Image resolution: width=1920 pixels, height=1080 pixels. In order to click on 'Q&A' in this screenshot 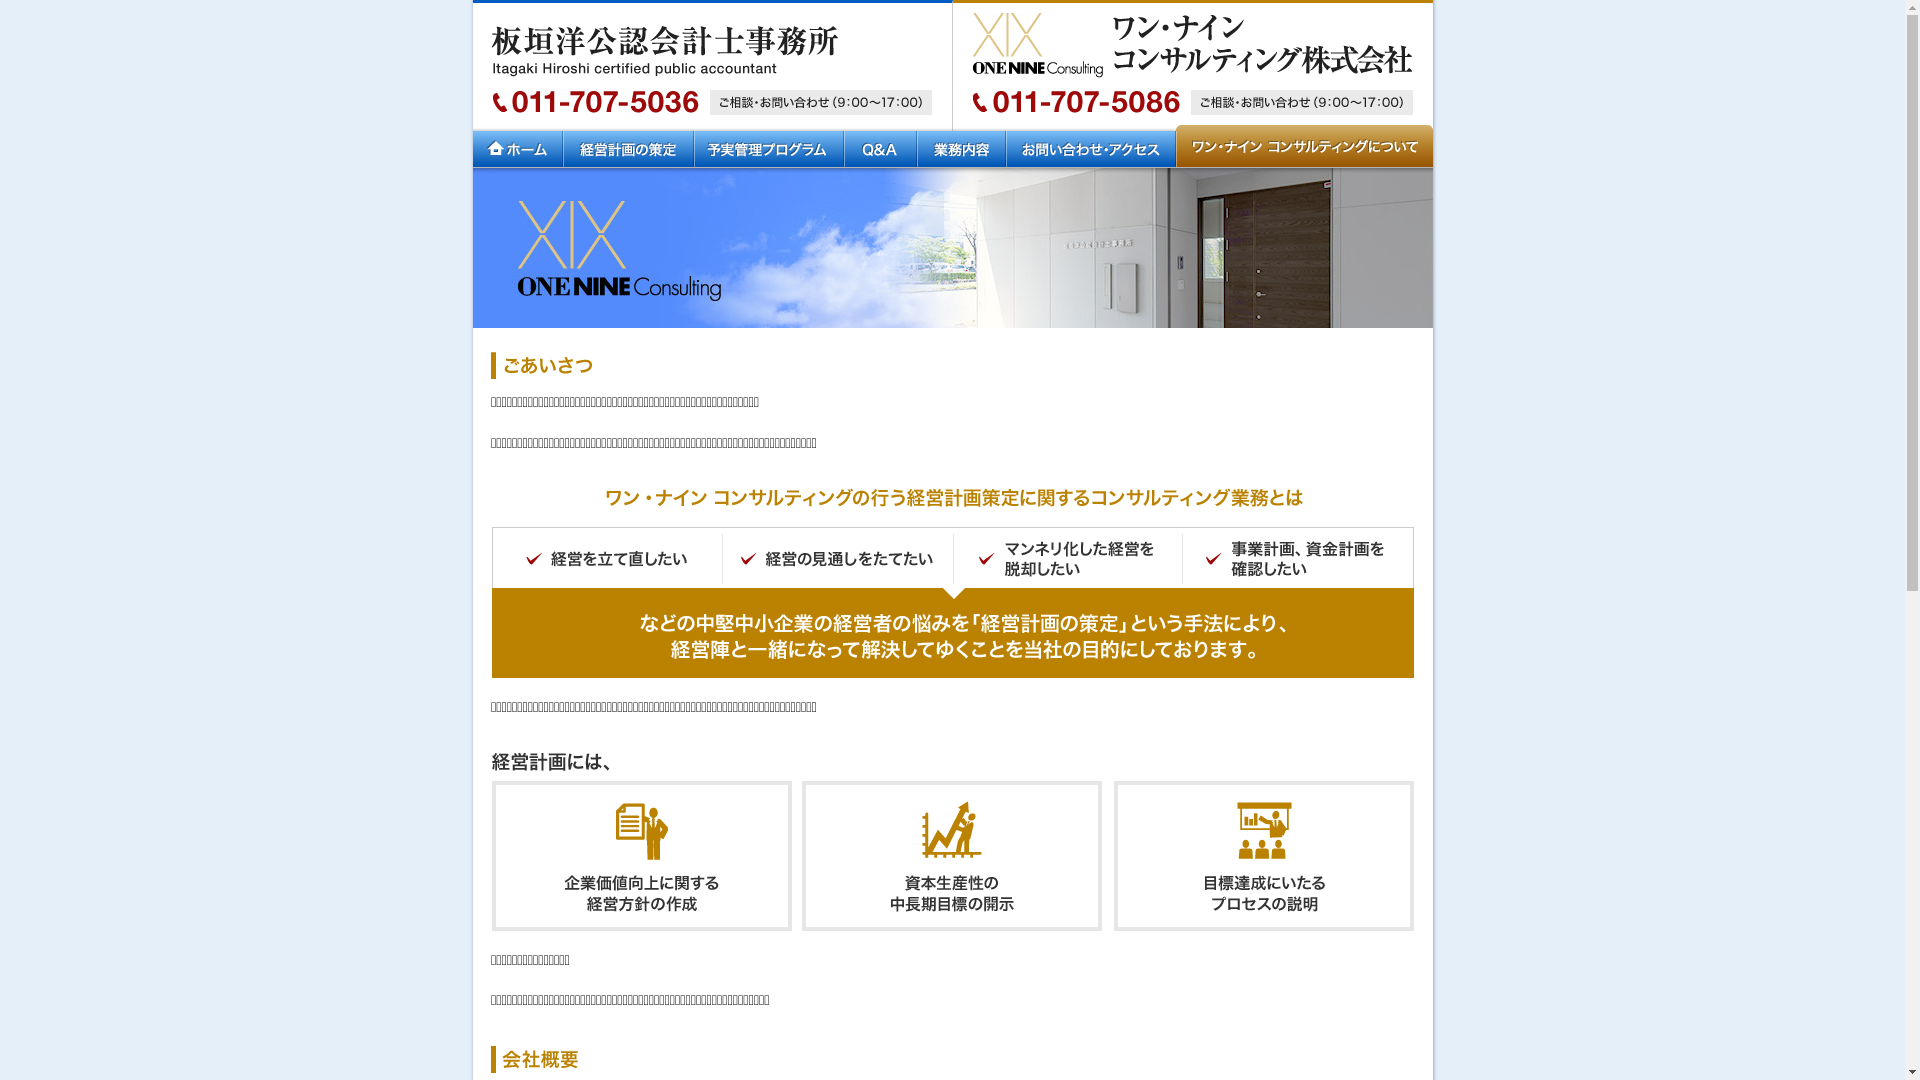, I will do `click(880, 145)`.